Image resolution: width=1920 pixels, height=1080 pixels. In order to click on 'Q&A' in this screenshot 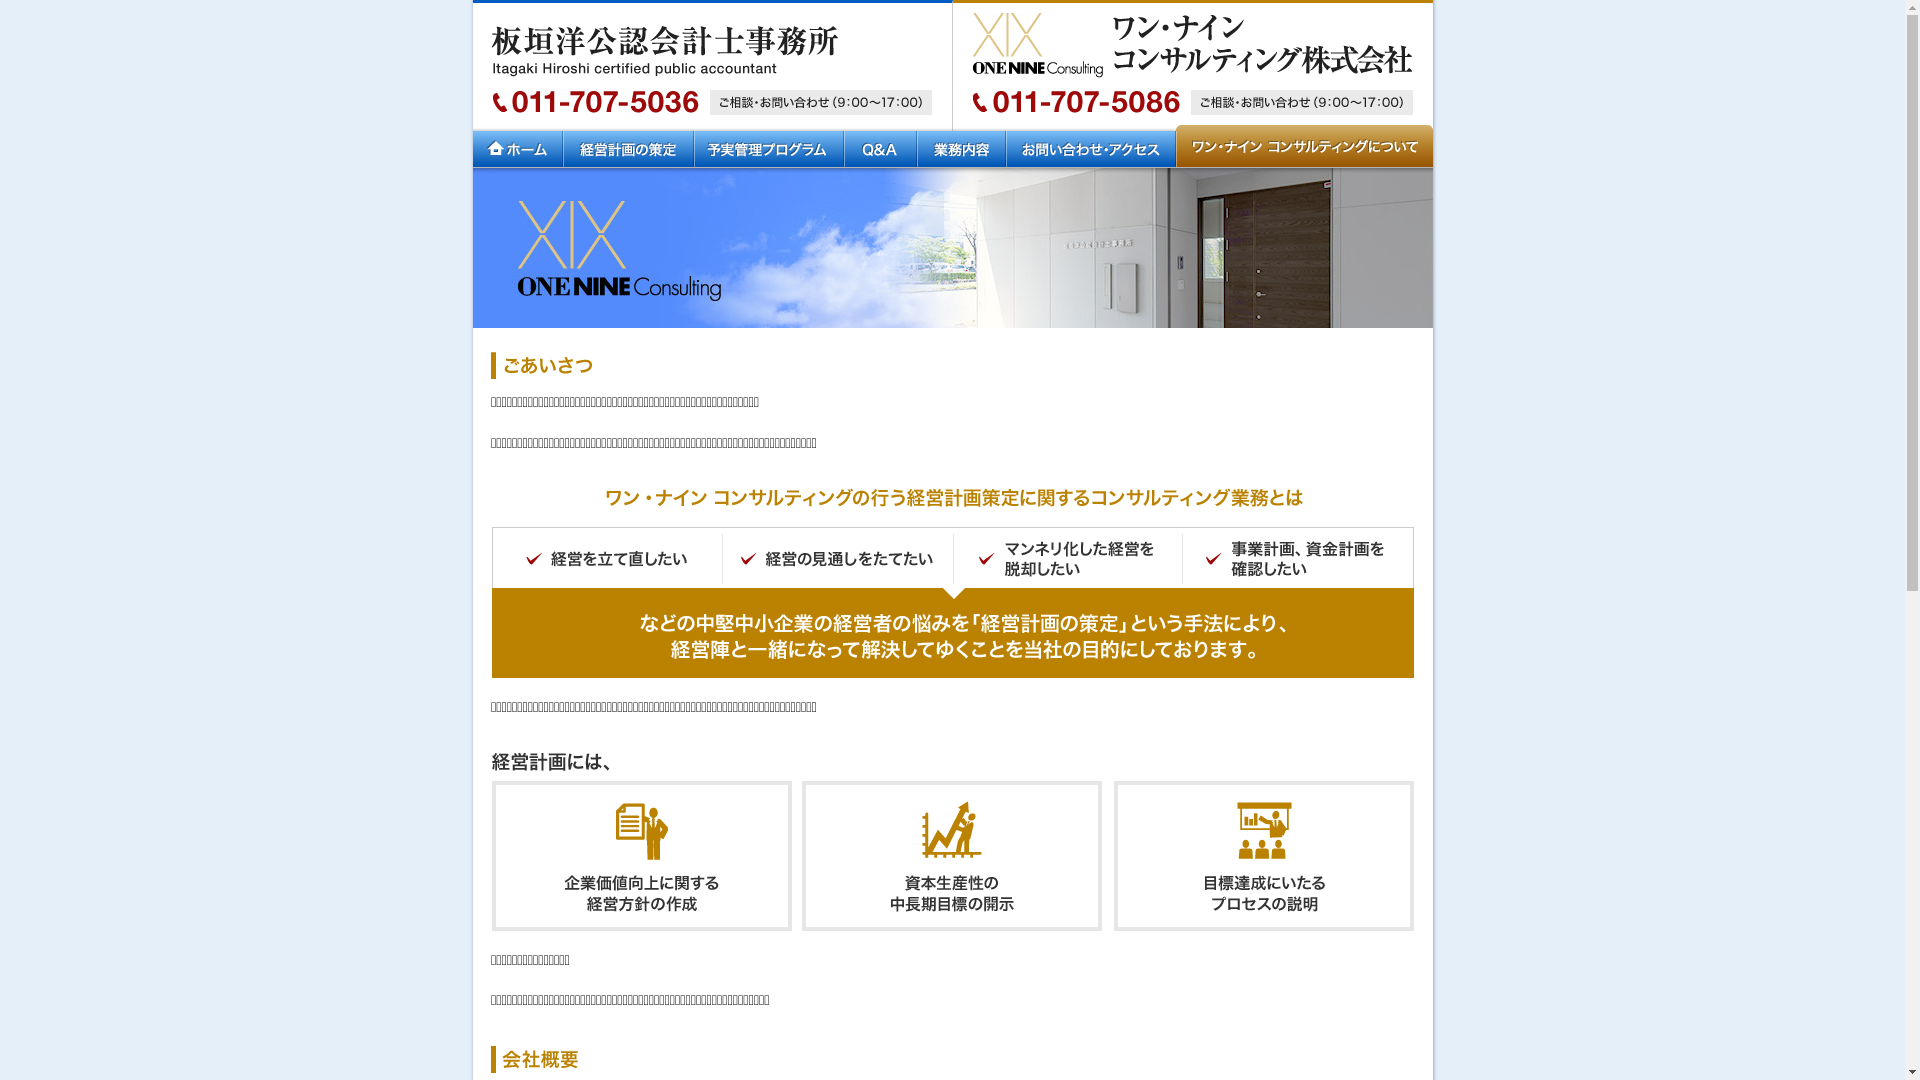, I will do `click(880, 145)`.